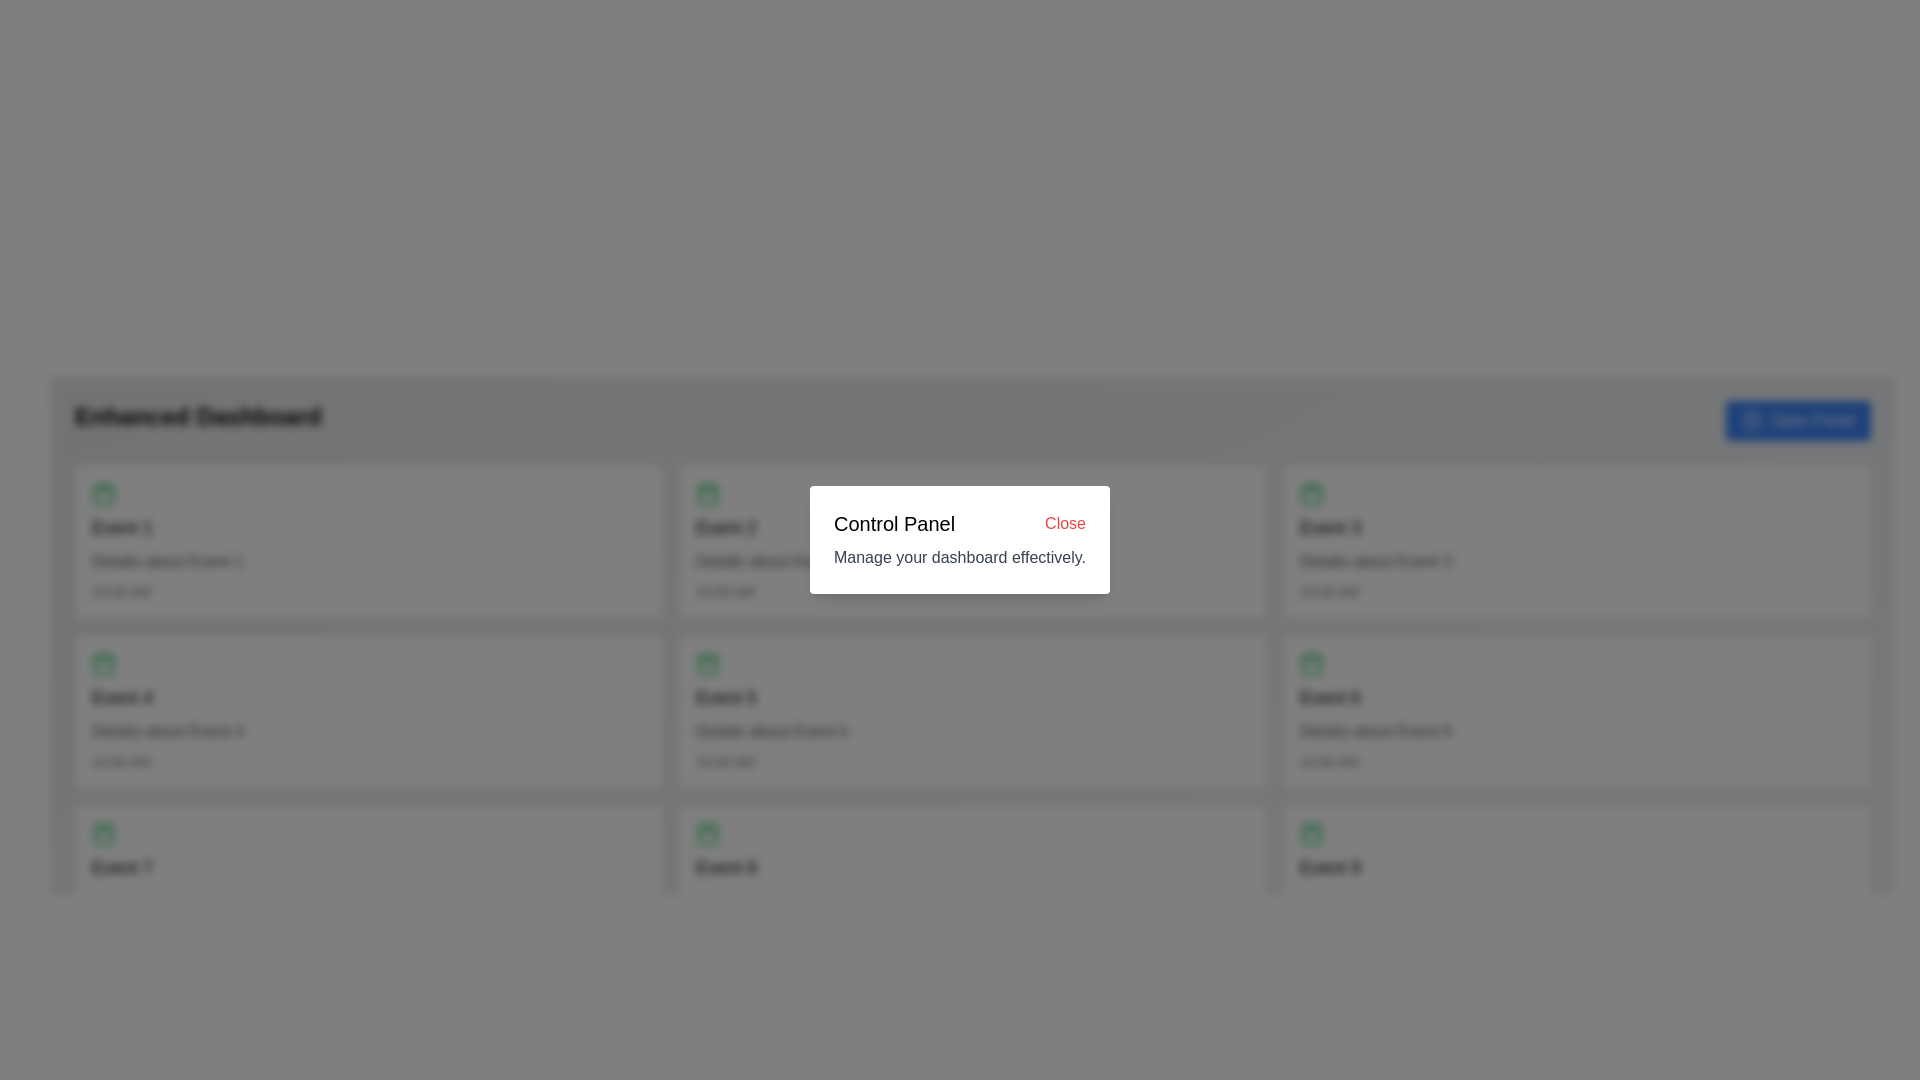  What do you see at coordinates (1311, 663) in the screenshot?
I see `the calendar icon representing date-related functionality for the 'Event 6' card, which is located at the top-left corner of the card` at bounding box center [1311, 663].